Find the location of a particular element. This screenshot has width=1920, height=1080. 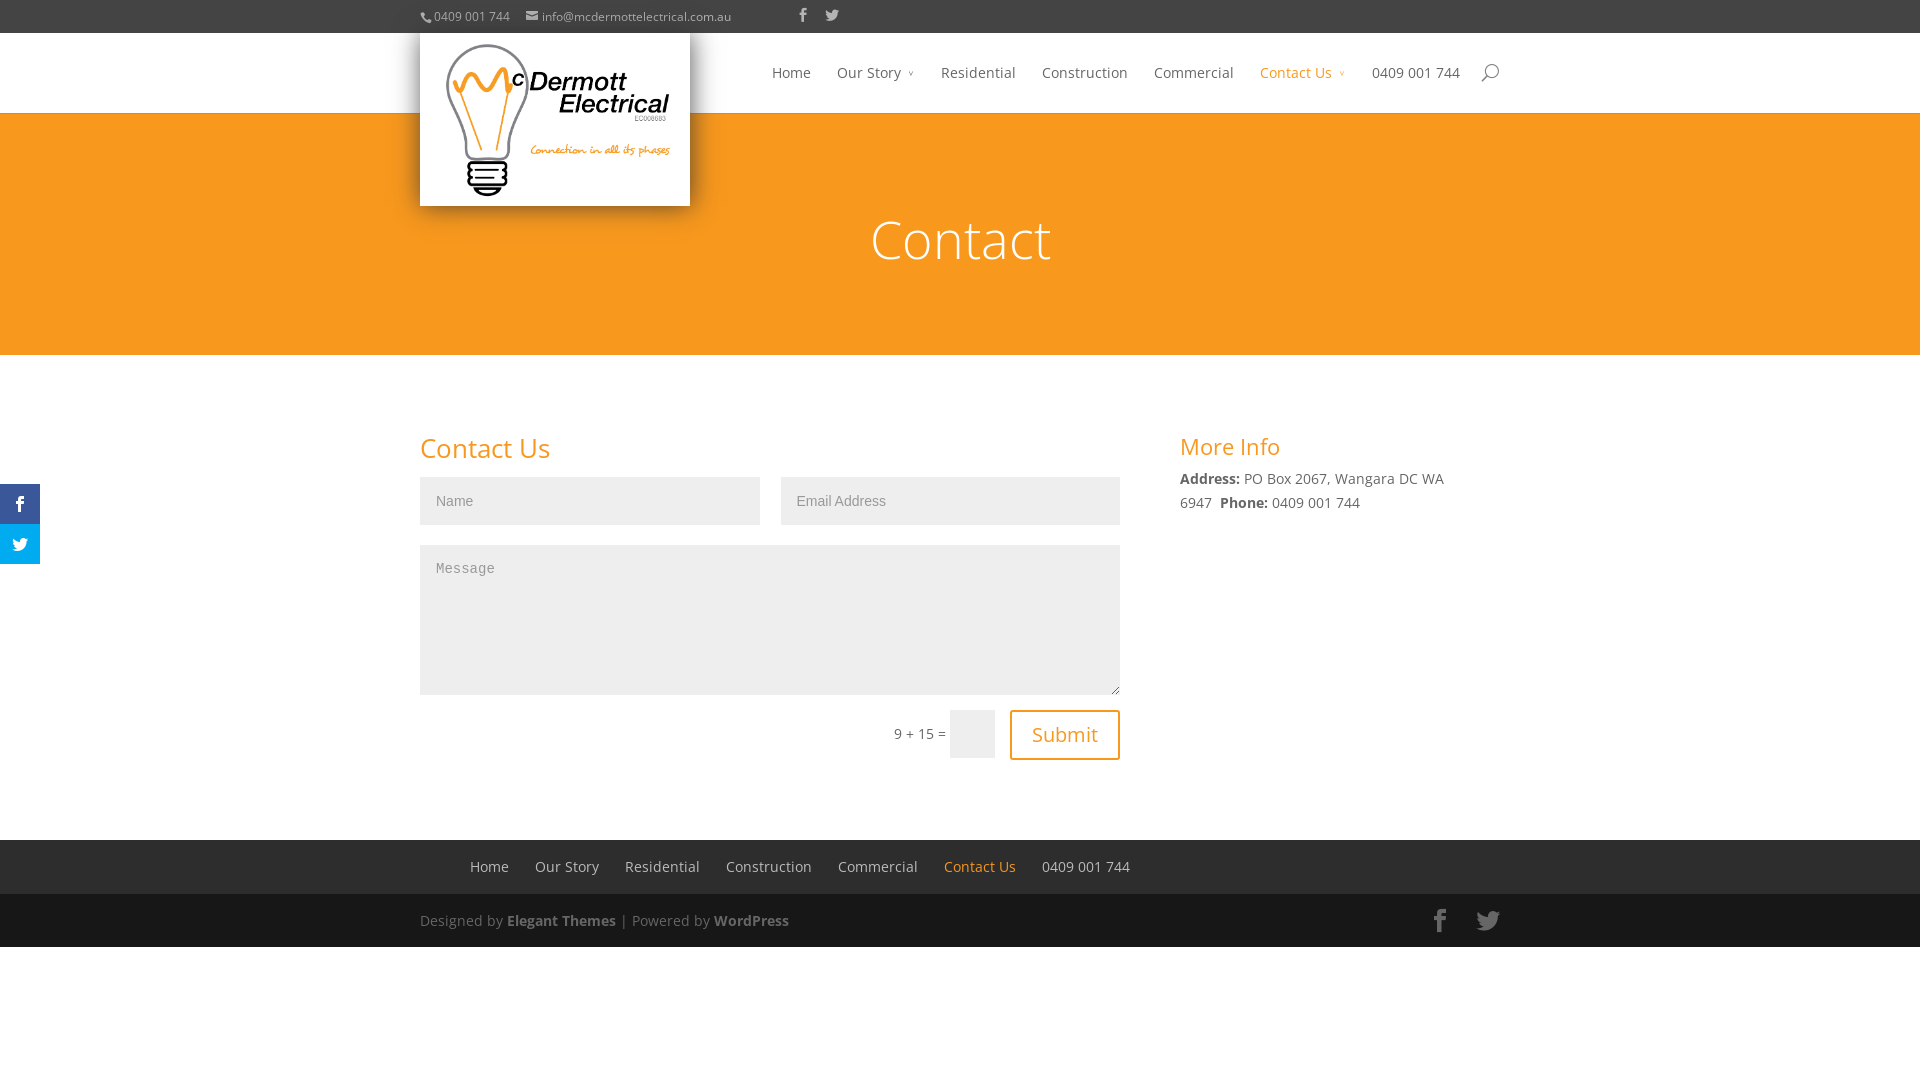

'Home' is located at coordinates (489, 865).